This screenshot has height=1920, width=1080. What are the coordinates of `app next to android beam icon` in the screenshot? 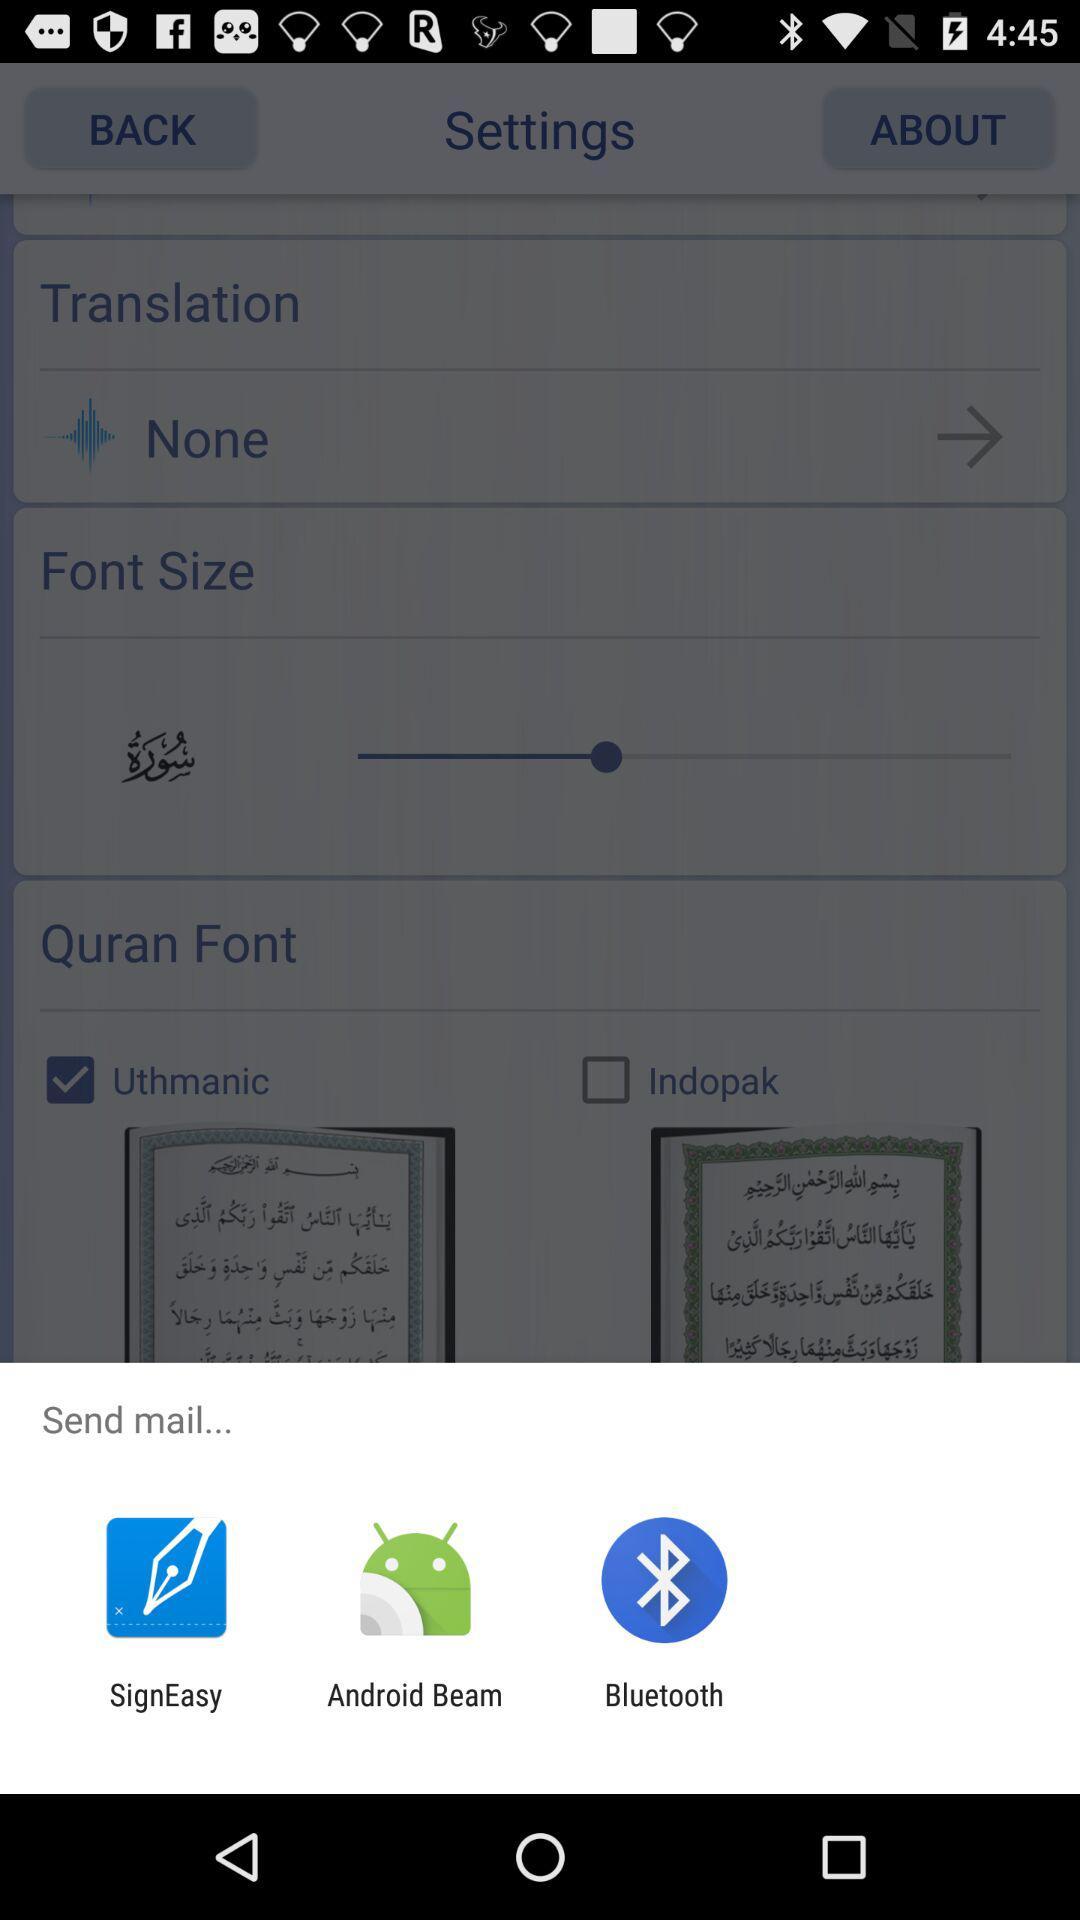 It's located at (664, 1711).